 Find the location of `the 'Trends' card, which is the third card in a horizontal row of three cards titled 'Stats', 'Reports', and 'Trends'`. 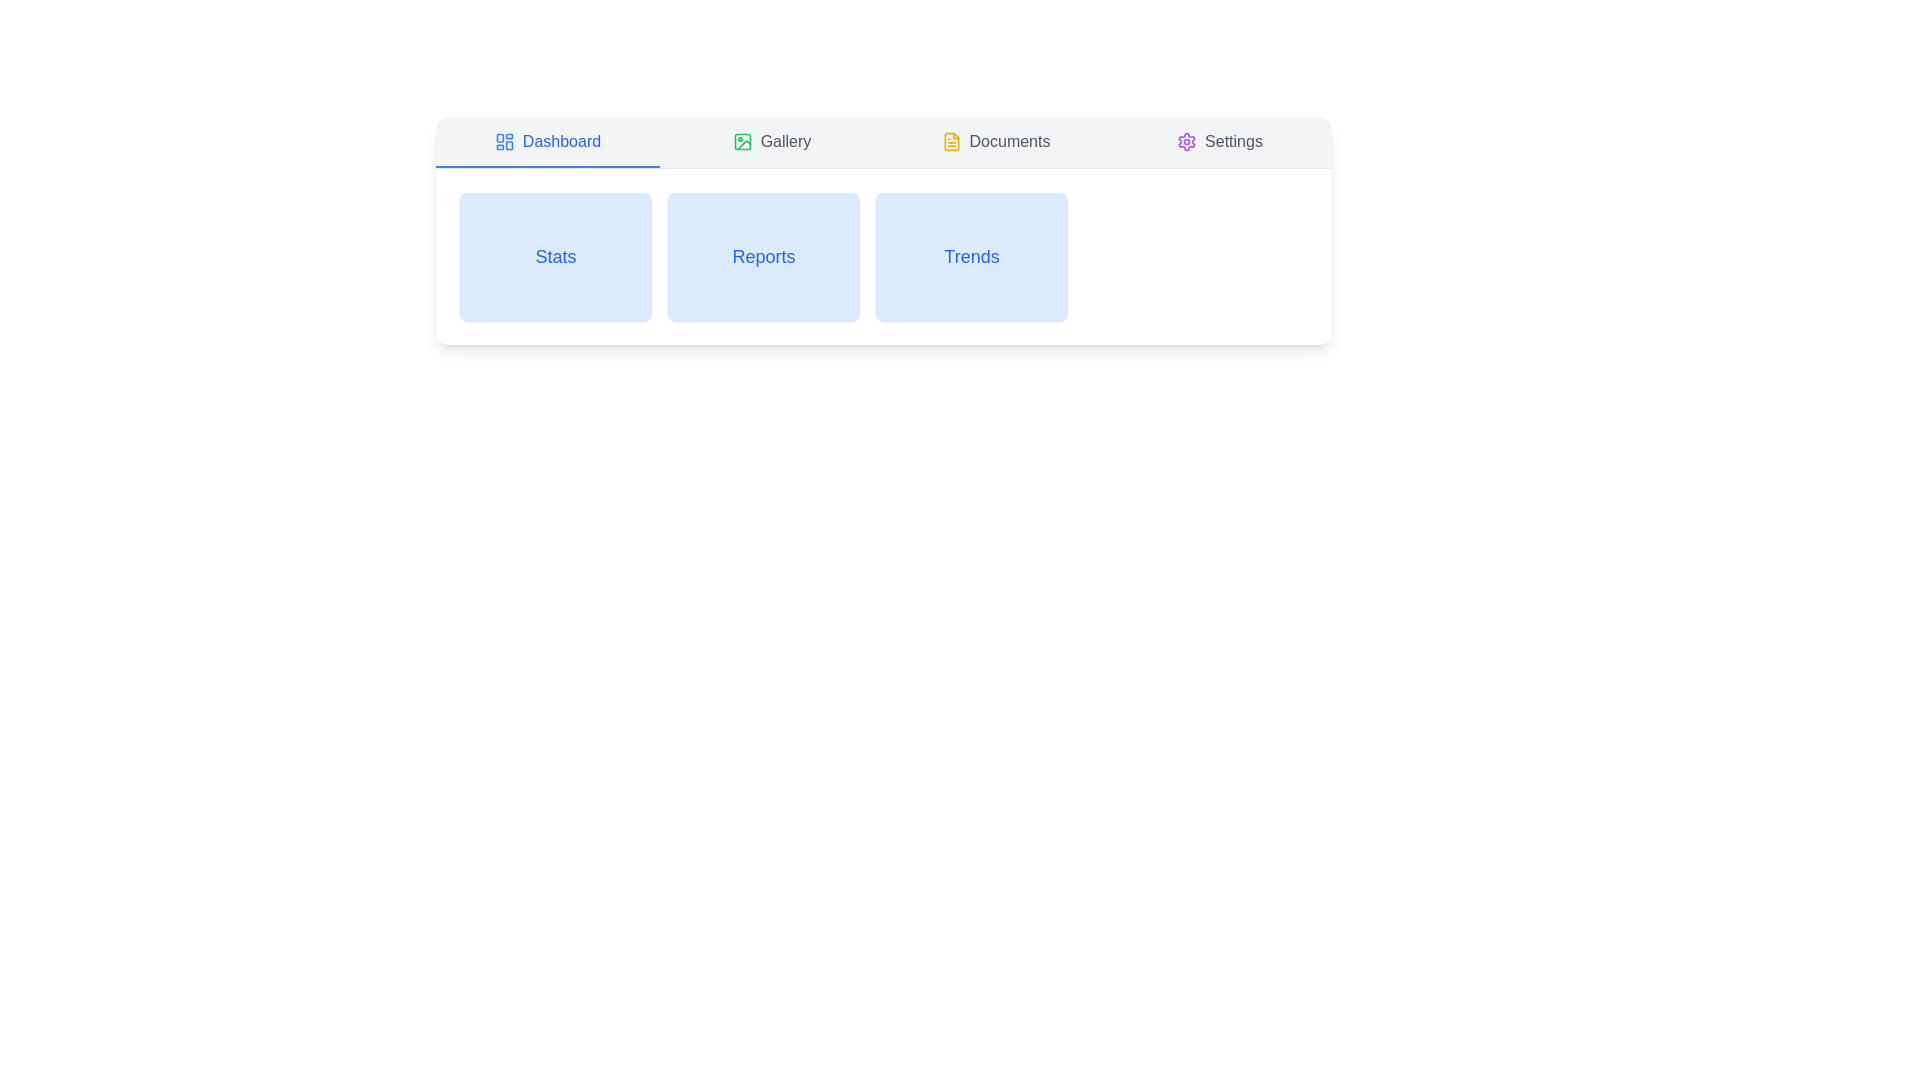

the 'Trends' card, which is the third card in a horizontal row of three cards titled 'Stats', 'Reports', and 'Trends' is located at coordinates (971, 256).